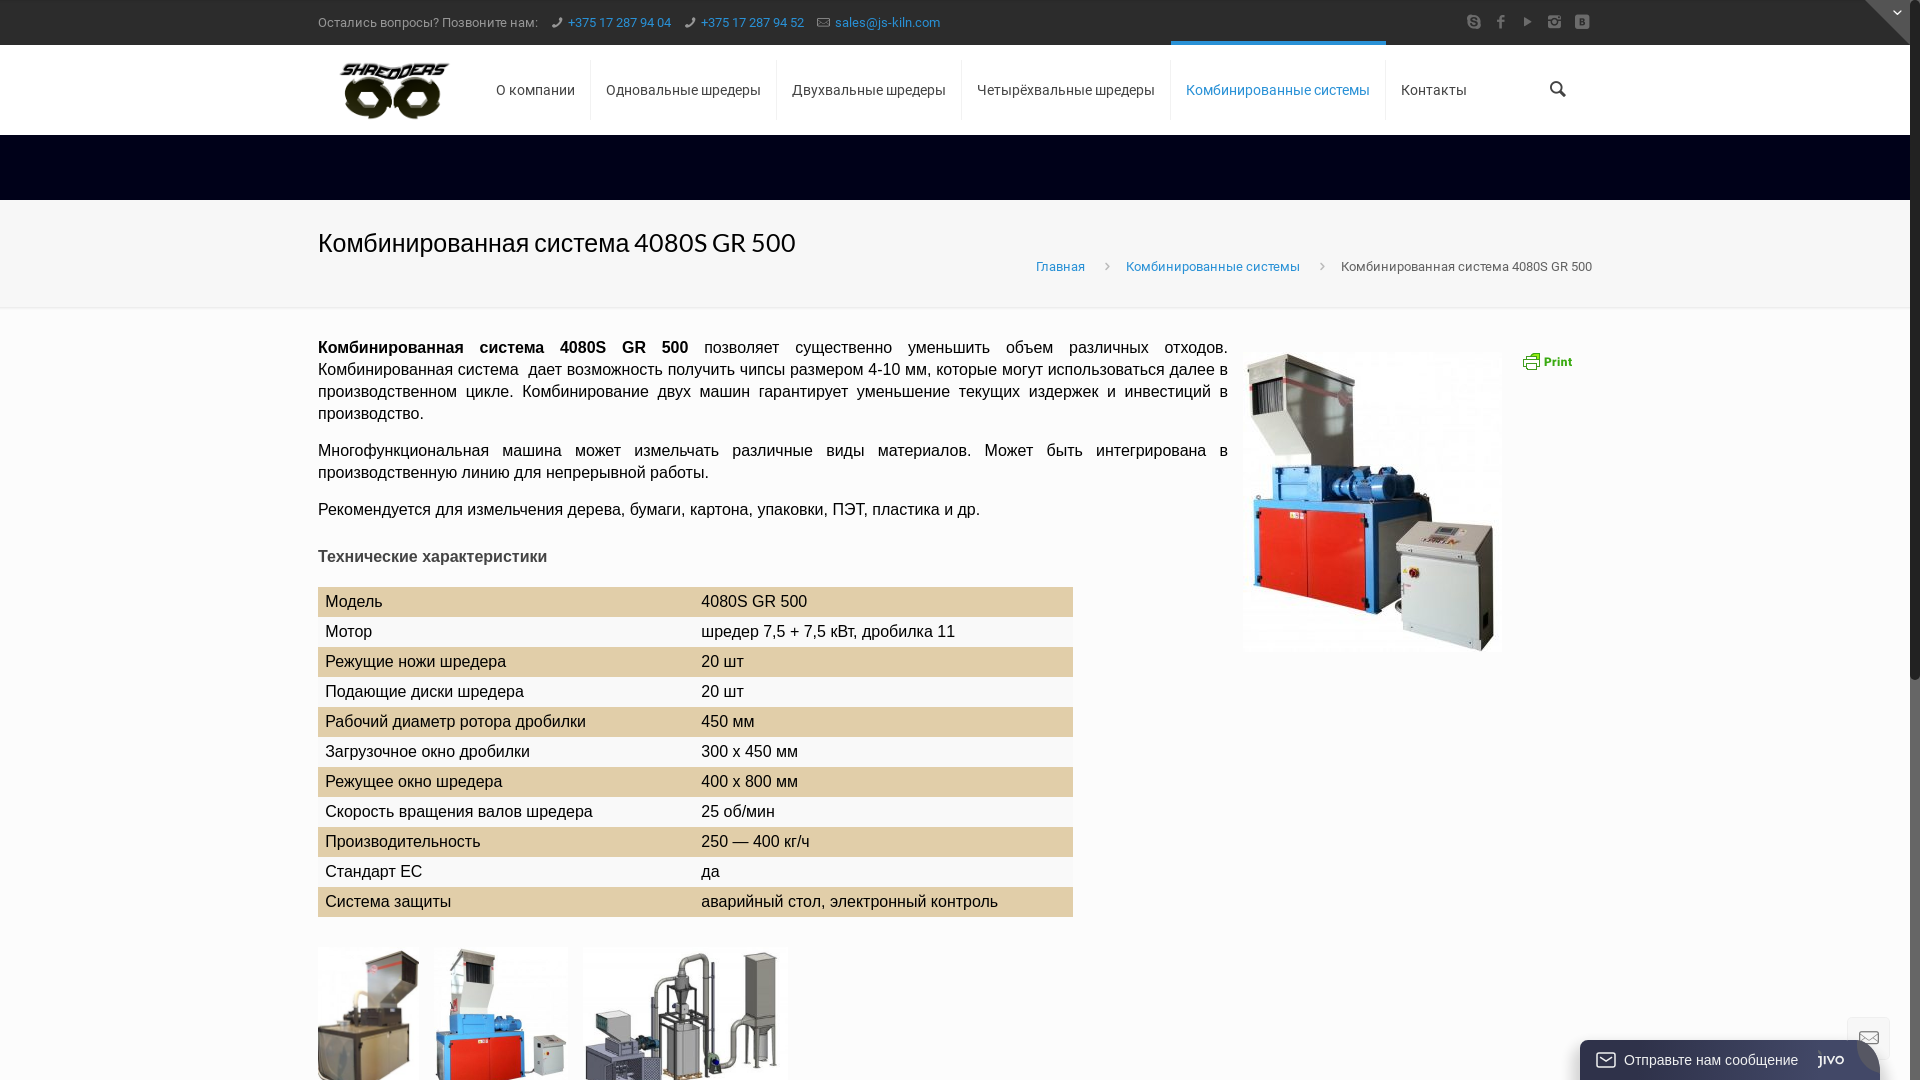 The height and width of the screenshot is (1080, 1920). I want to click on 'Instagram', so click(1553, 22).